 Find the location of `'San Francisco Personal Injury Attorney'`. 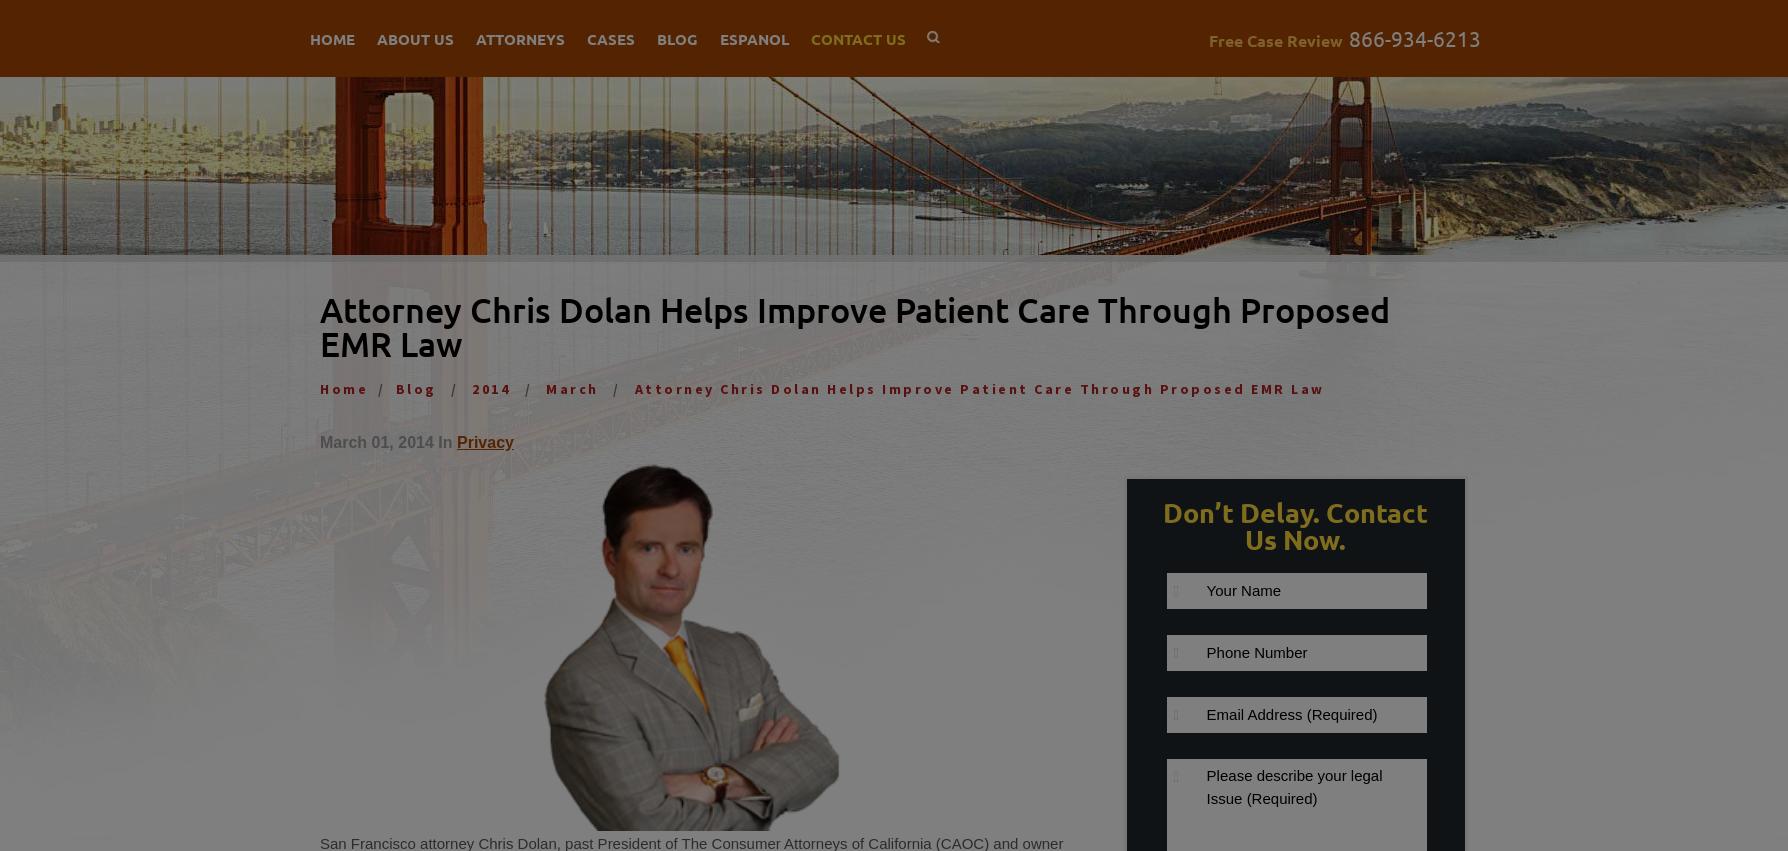

'San Francisco Personal Injury Attorney' is located at coordinates (756, 279).